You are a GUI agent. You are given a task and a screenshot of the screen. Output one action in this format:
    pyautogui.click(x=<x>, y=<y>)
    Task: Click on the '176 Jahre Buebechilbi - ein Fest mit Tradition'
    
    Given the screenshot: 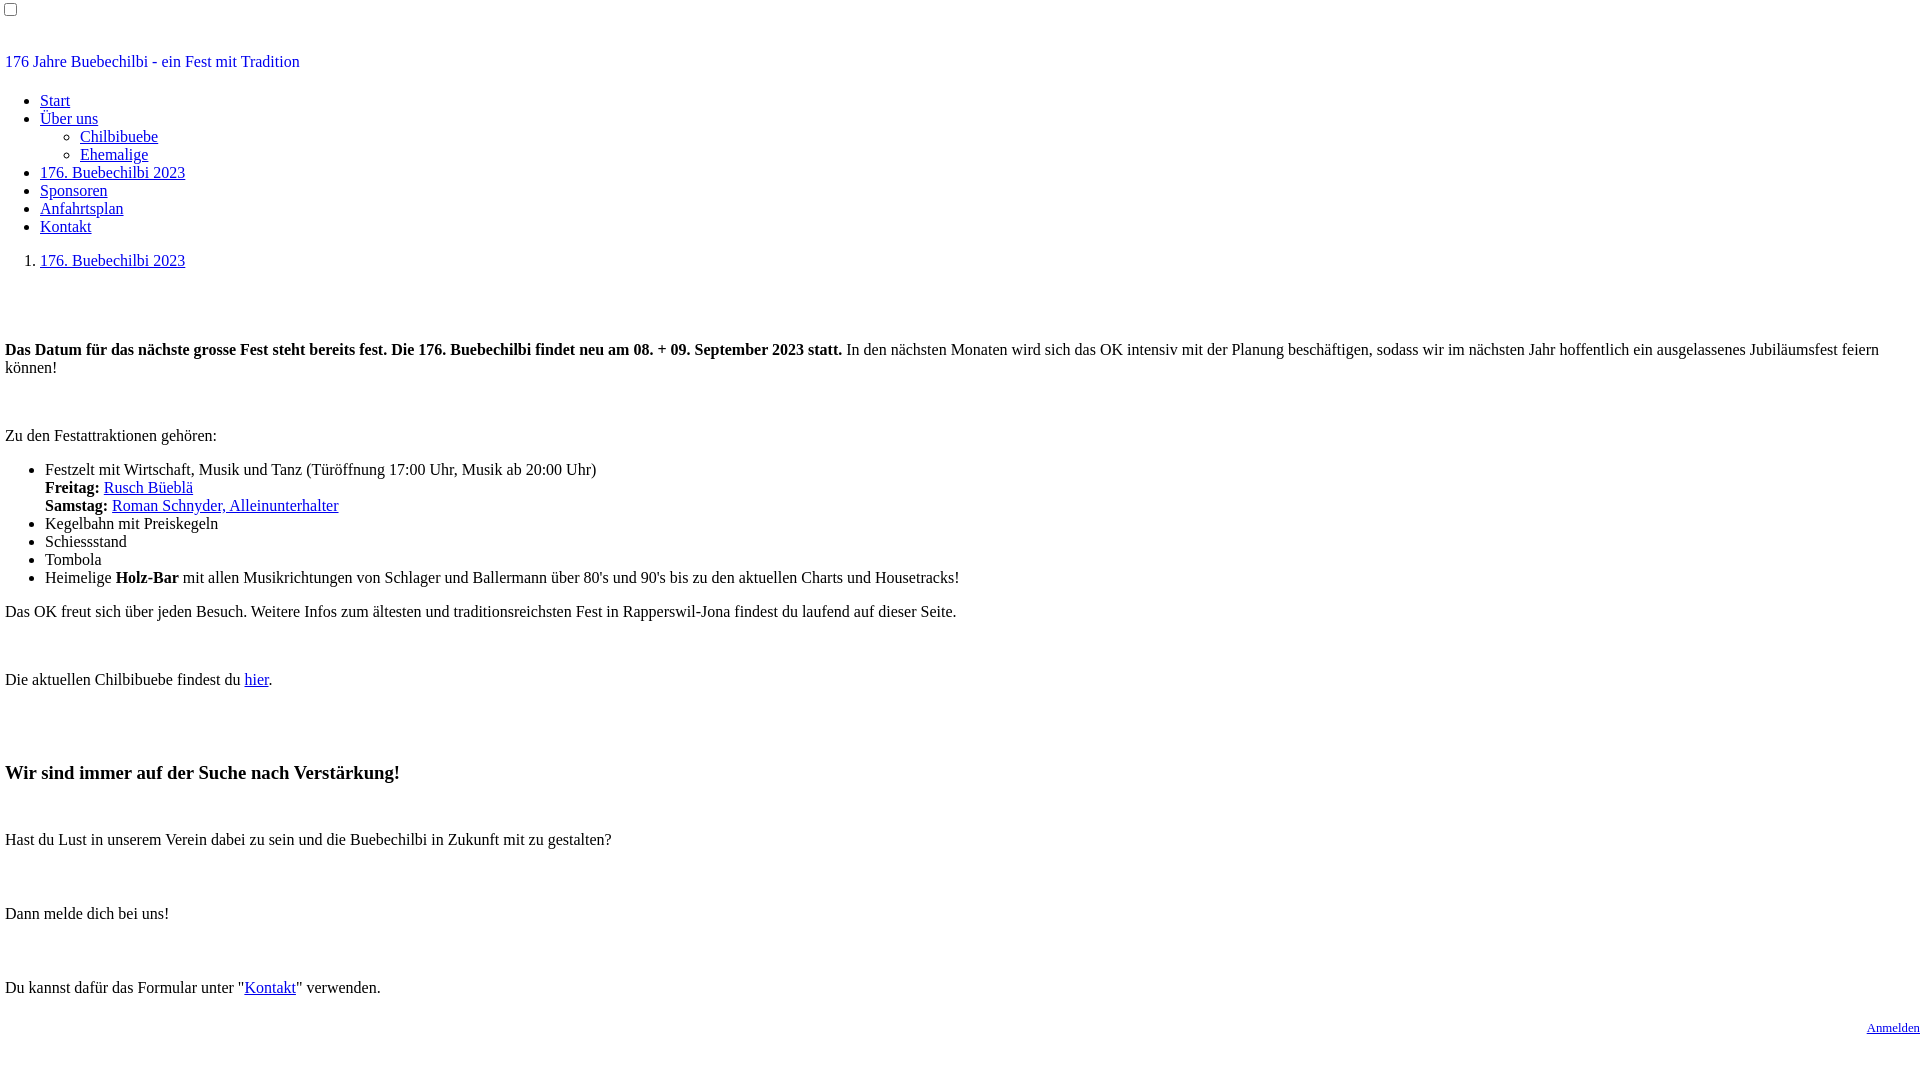 What is the action you would take?
    pyautogui.click(x=960, y=60)
    